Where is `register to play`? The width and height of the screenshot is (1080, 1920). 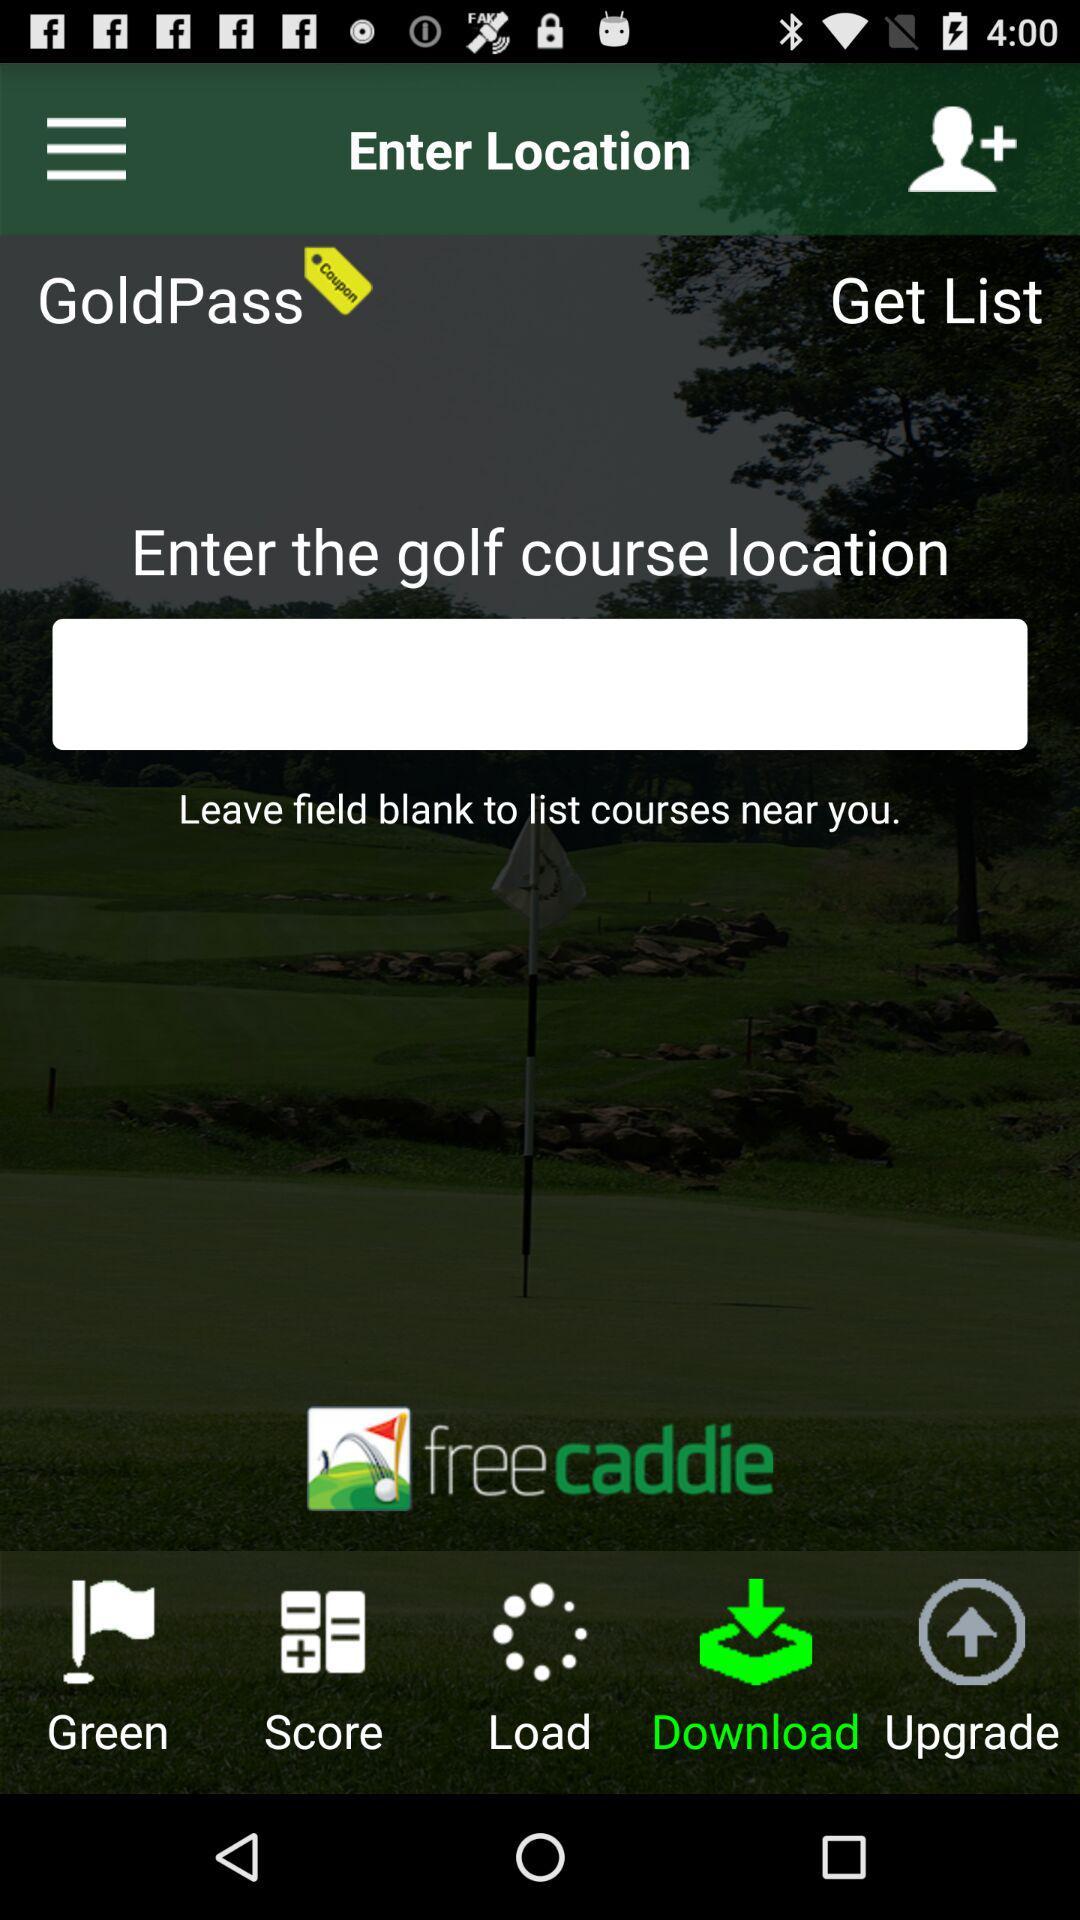 register to play is located at coordinates (961, 148).